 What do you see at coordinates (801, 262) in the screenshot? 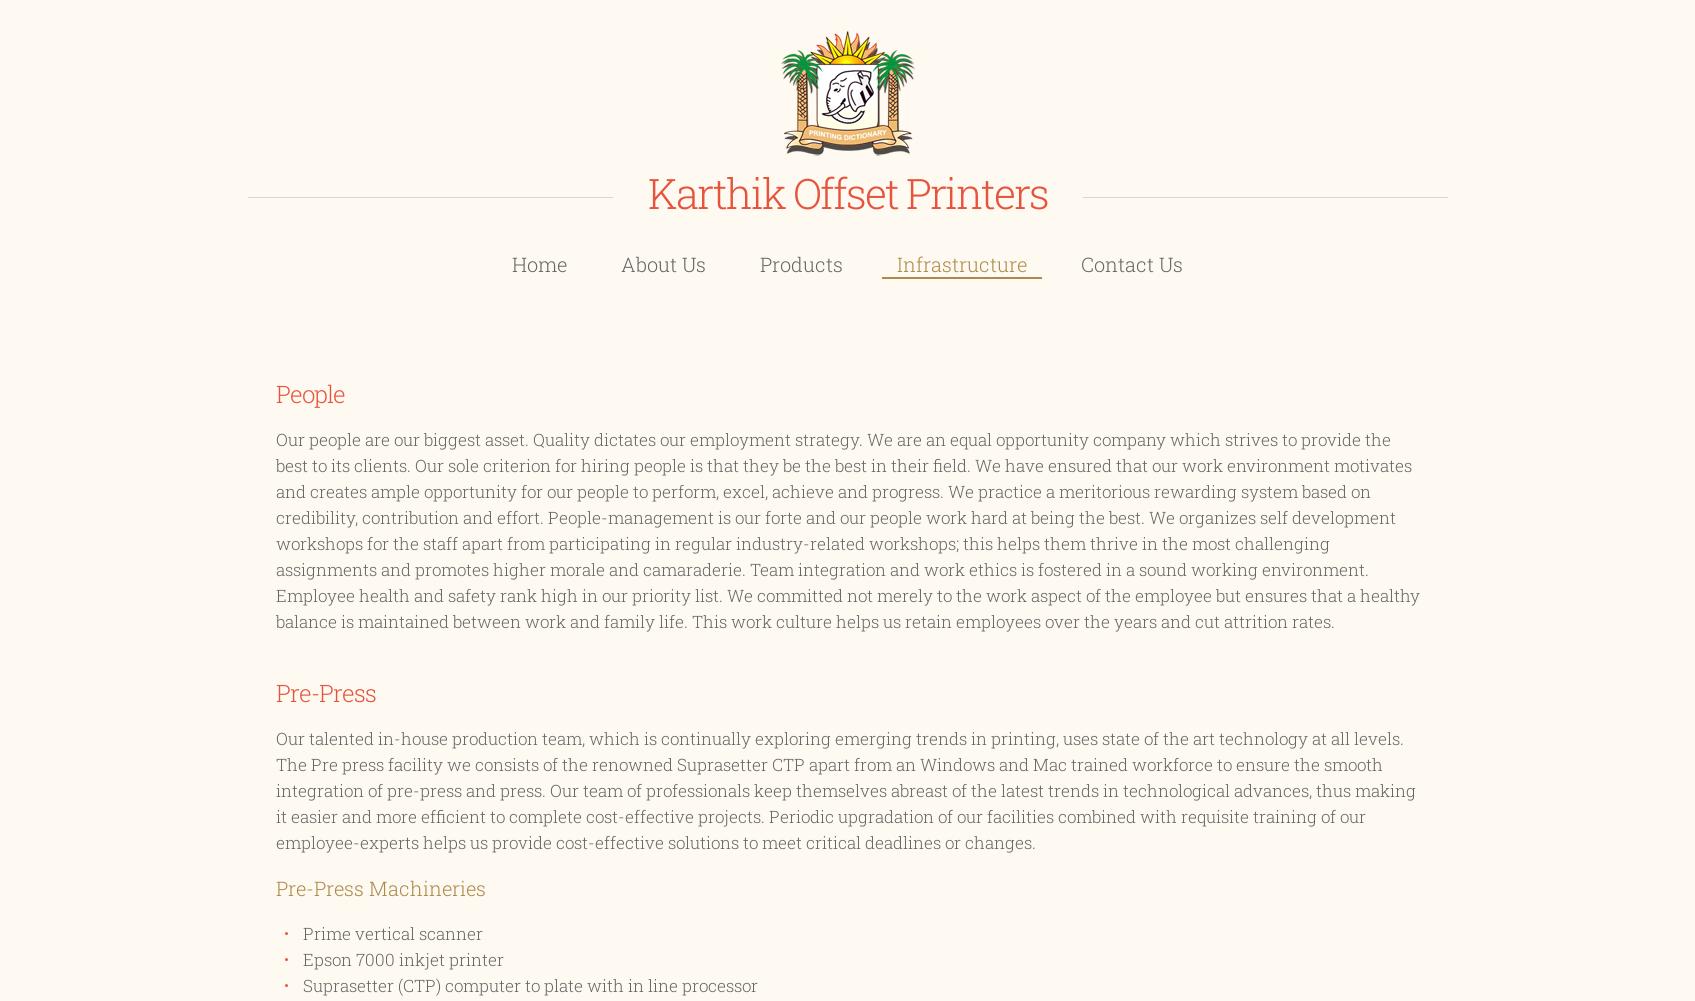
I see `'Products'` at bounding box center [801, 262].